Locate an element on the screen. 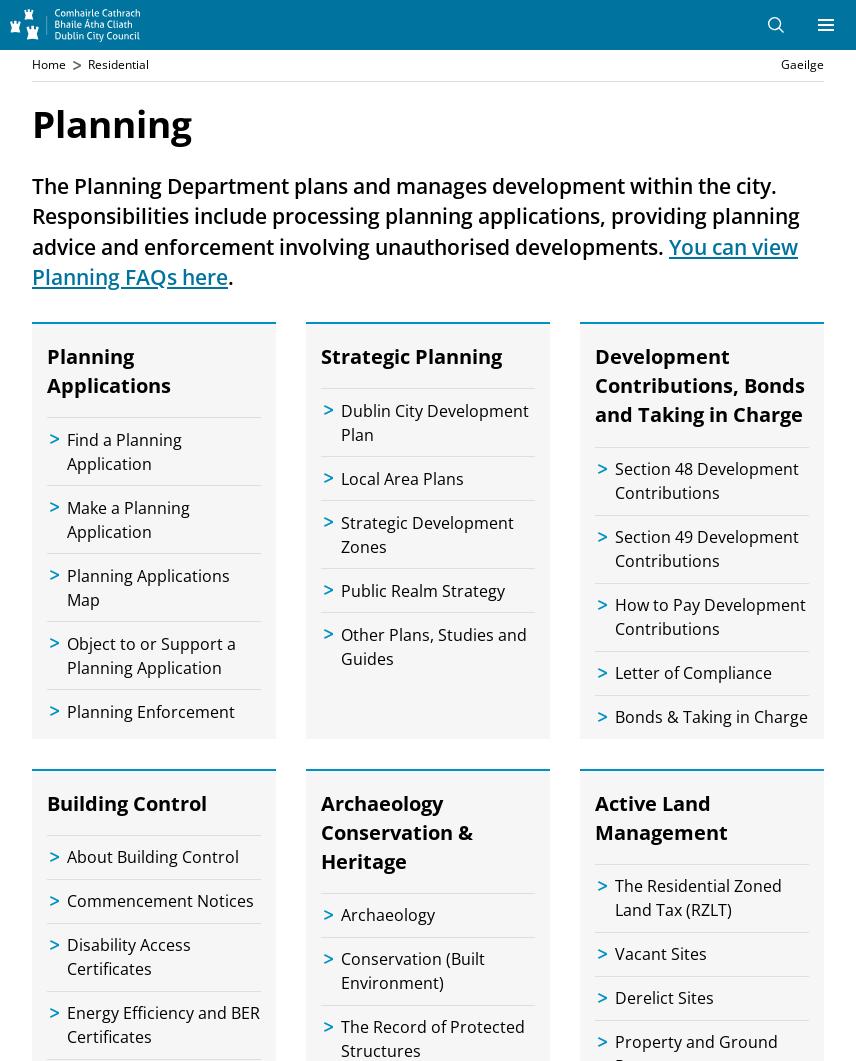  'Local Area Plans' is located at coordinates (401, 477).